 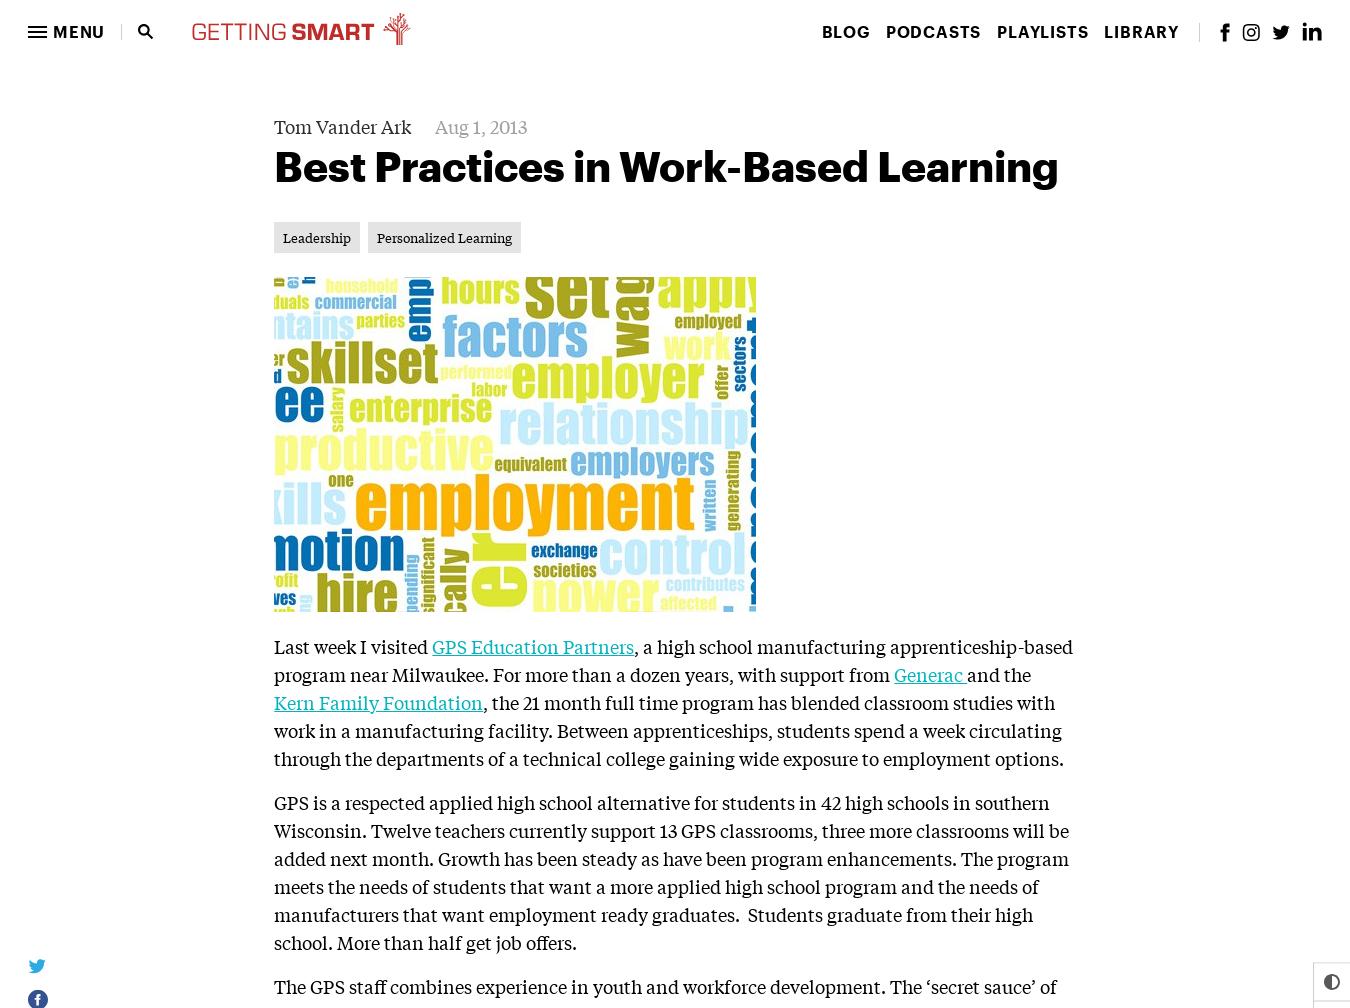 What do you see at coordinates (1042, 31) in the screenshot?
I see `'Playlists'` at bounding box center [1042, 31].